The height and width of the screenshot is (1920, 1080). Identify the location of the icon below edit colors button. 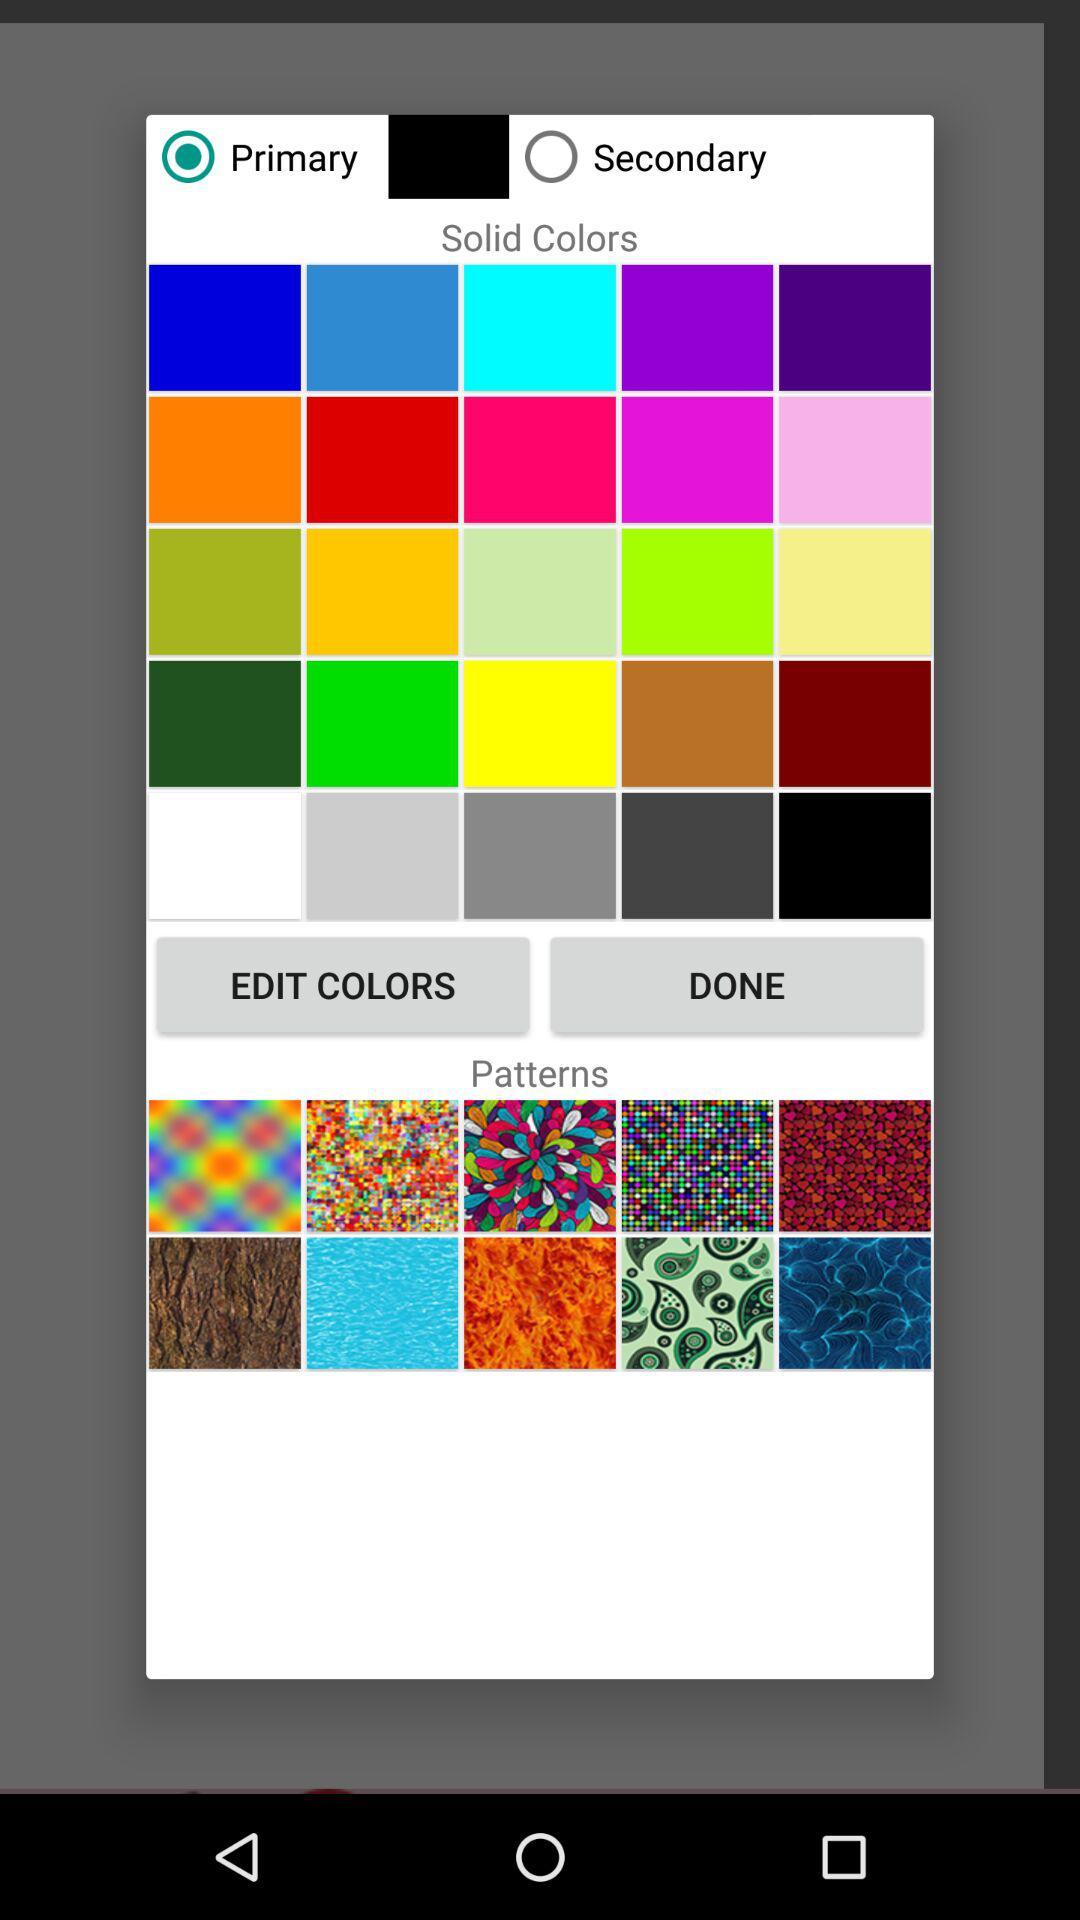
(224, 1165).